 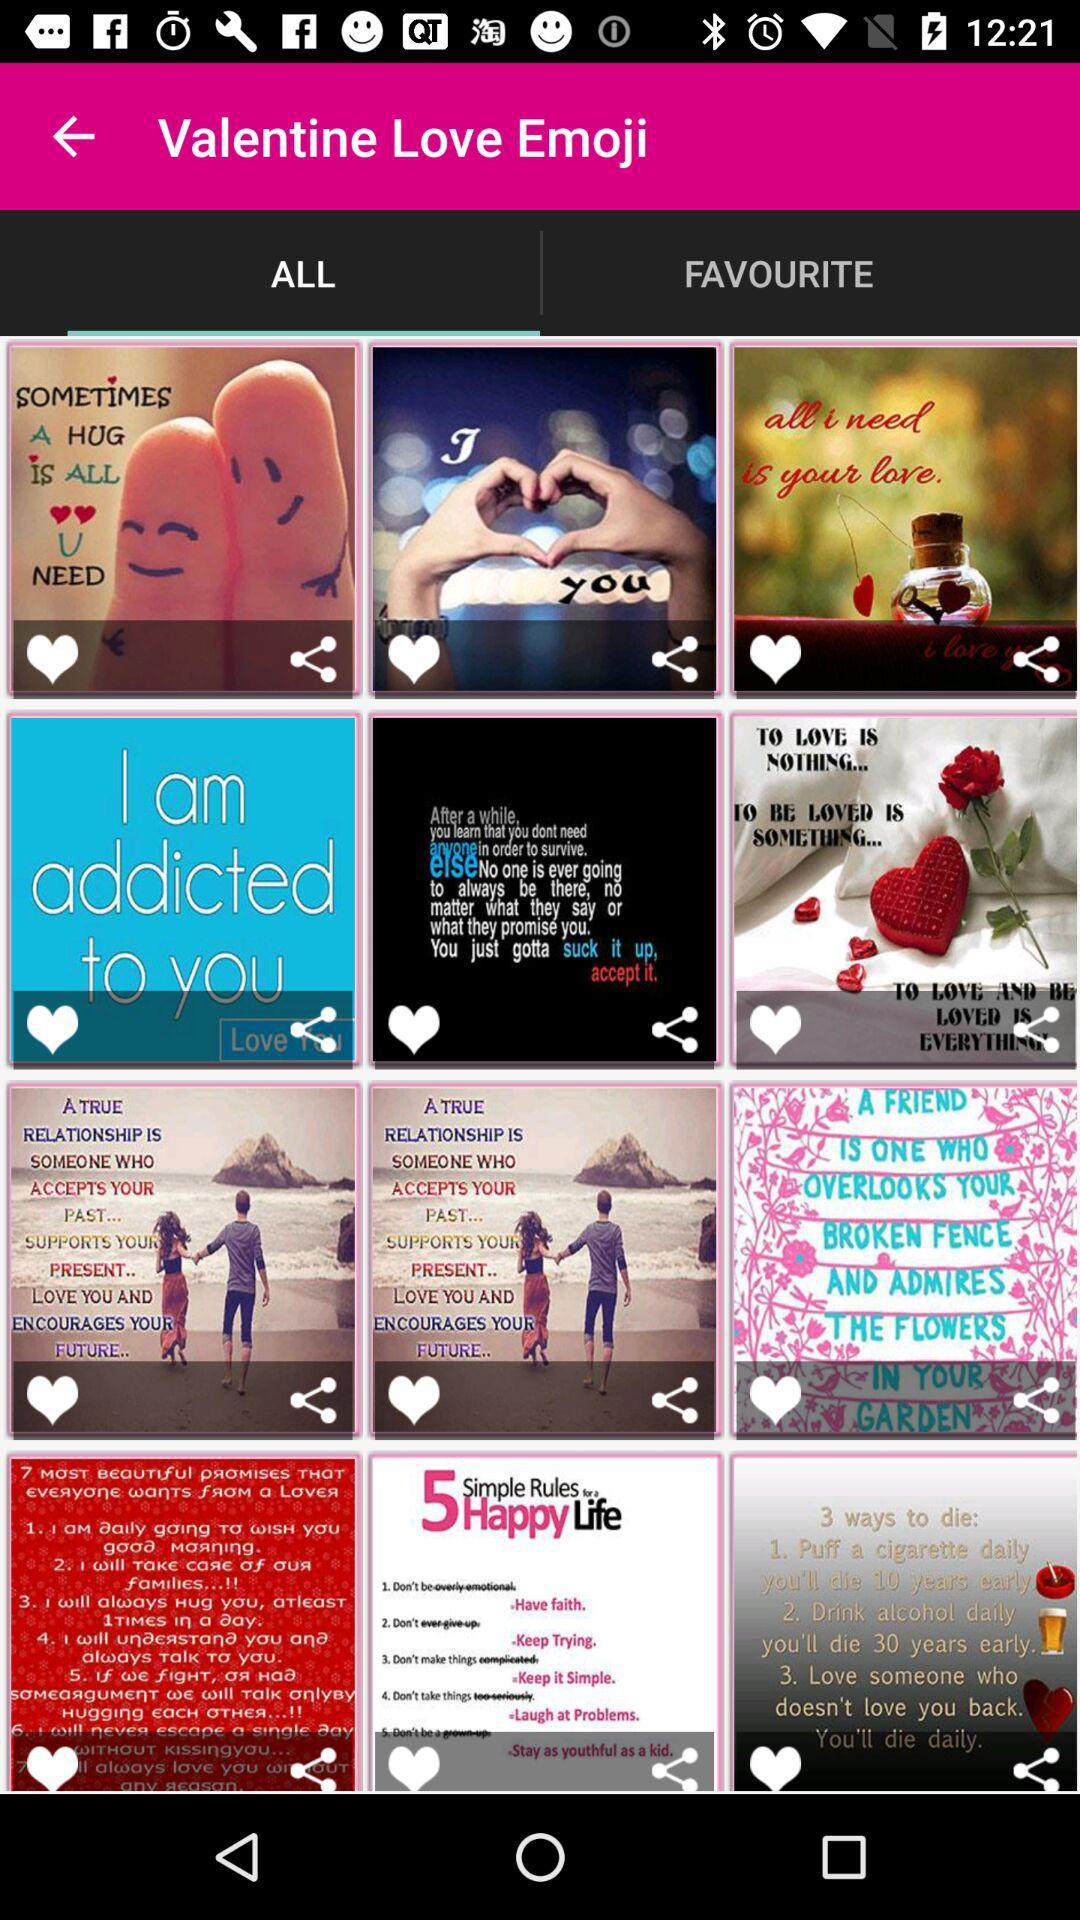 I want to click on love the post, so click(x=412, y=1768).